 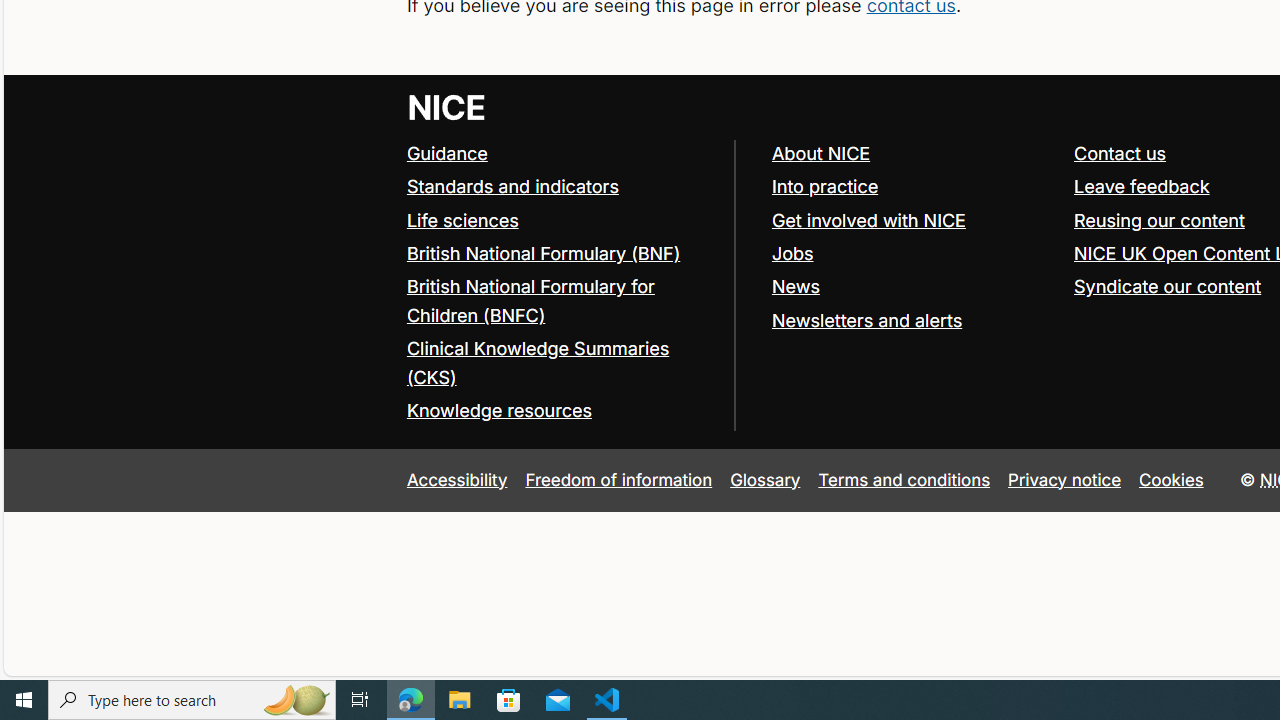 I want to click on 'Guidance', so click(x=445, y=152).